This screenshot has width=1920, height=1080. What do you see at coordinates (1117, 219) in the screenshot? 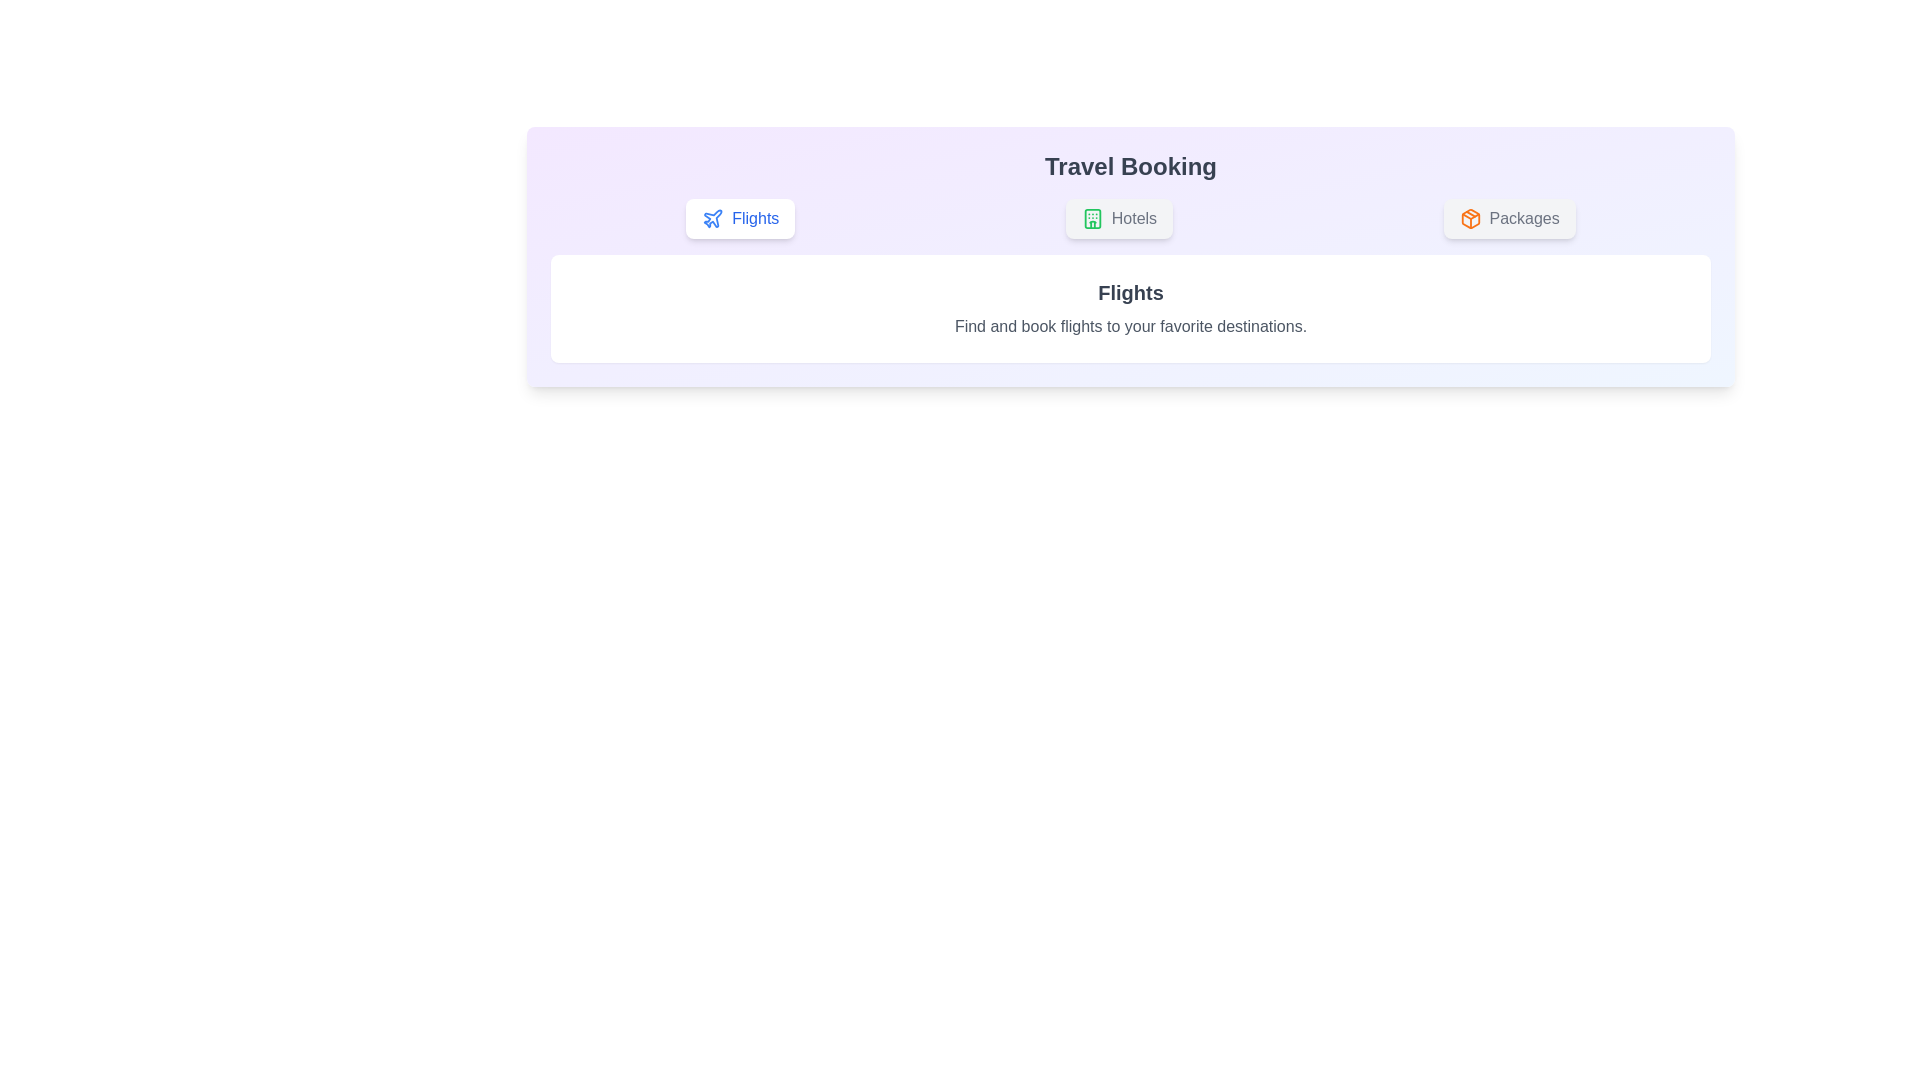
I see `the Hotels tab by clicking on its button` at bounding box center [1117, 219].